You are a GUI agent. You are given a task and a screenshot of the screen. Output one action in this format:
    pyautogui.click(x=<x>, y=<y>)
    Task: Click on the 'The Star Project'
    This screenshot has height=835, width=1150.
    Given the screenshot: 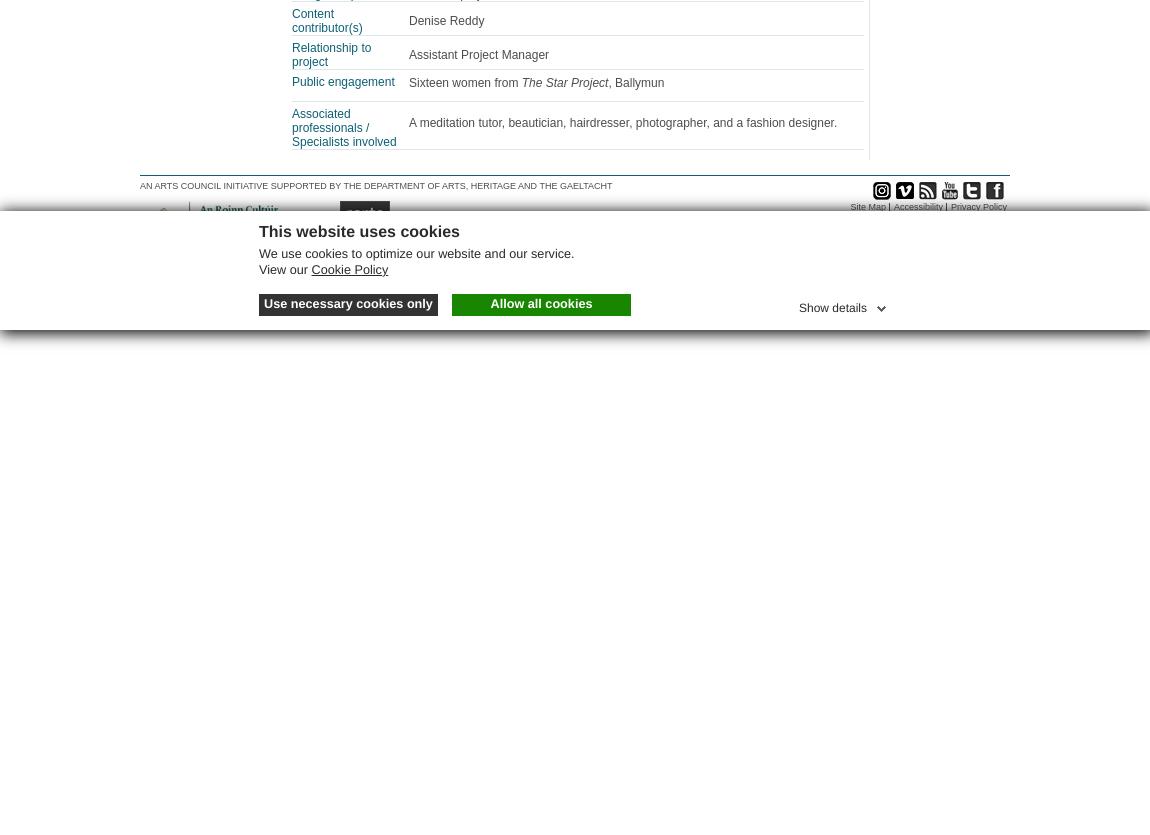 What is the action you would take?
    pyautogui.click(x=520, y=82)
    